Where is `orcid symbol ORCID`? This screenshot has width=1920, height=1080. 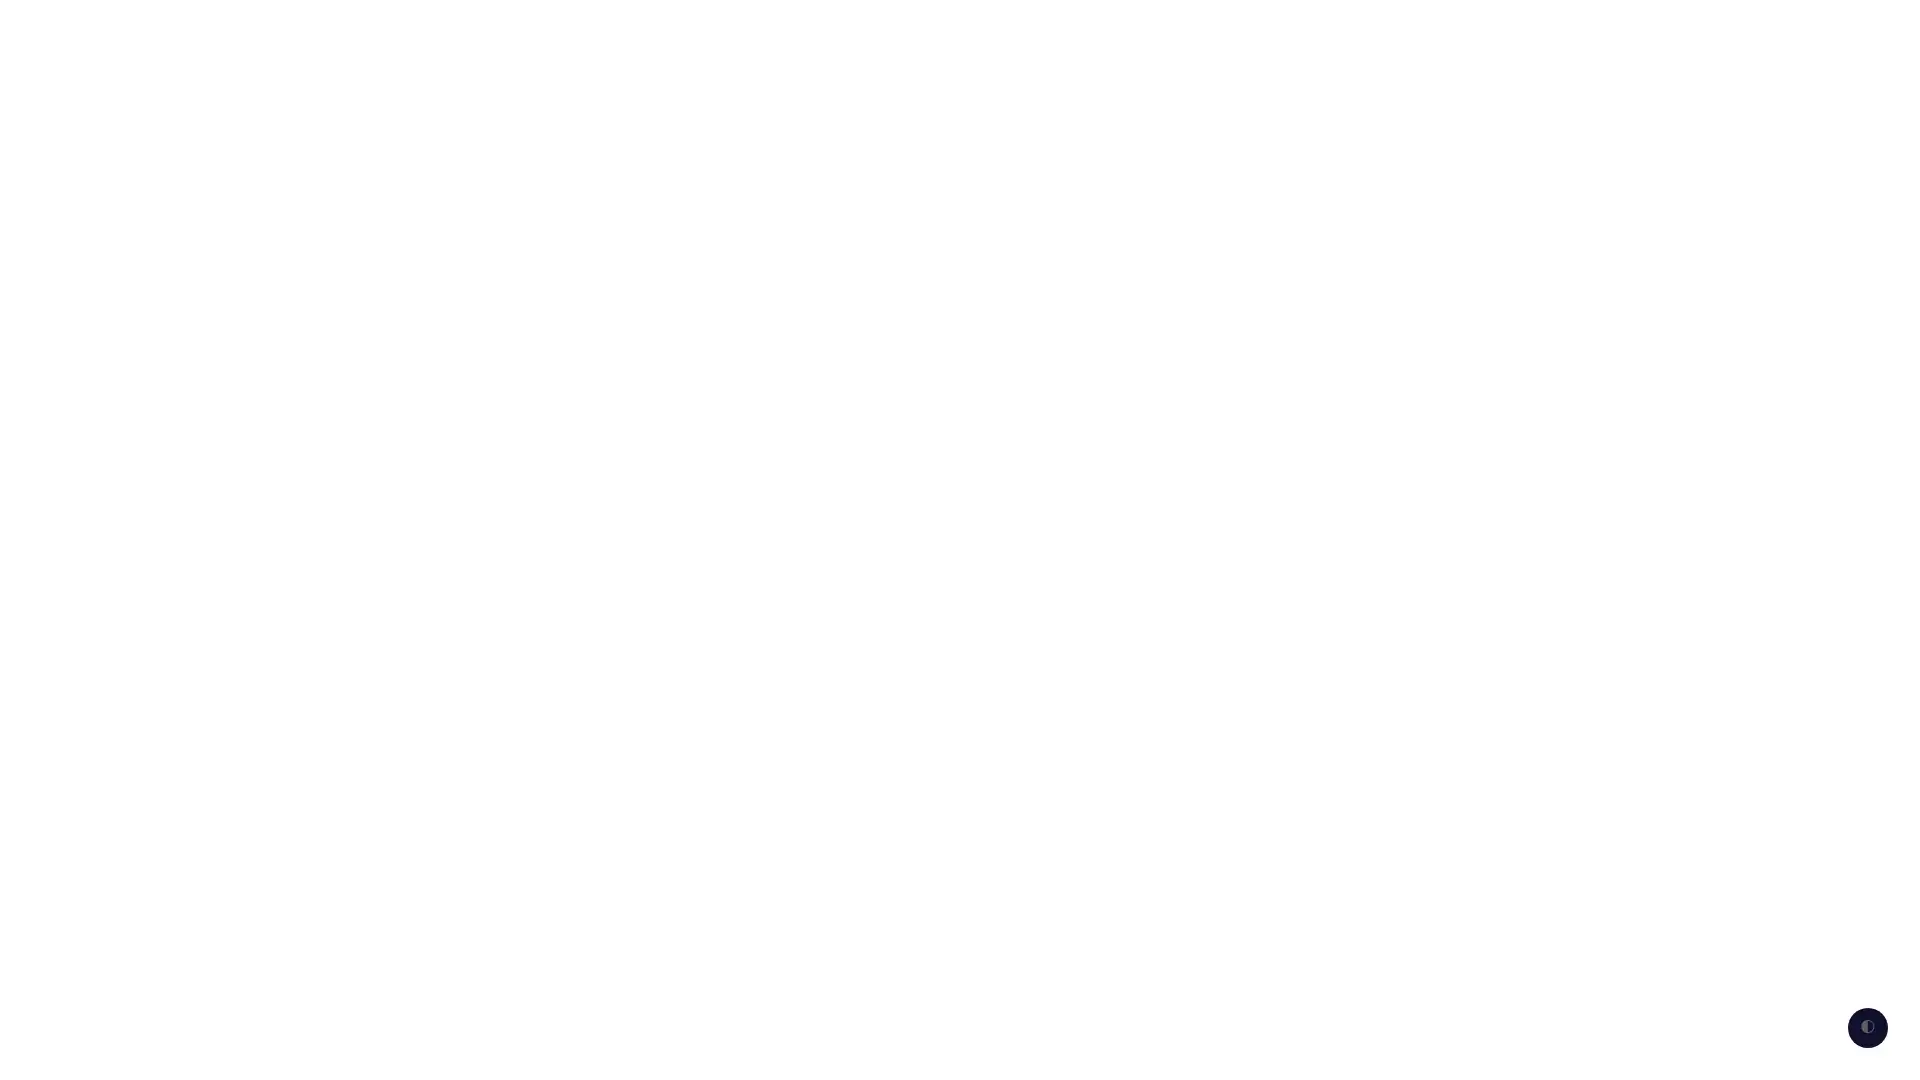 orcid symbol ORCID is located at coordinates (1580, 30).